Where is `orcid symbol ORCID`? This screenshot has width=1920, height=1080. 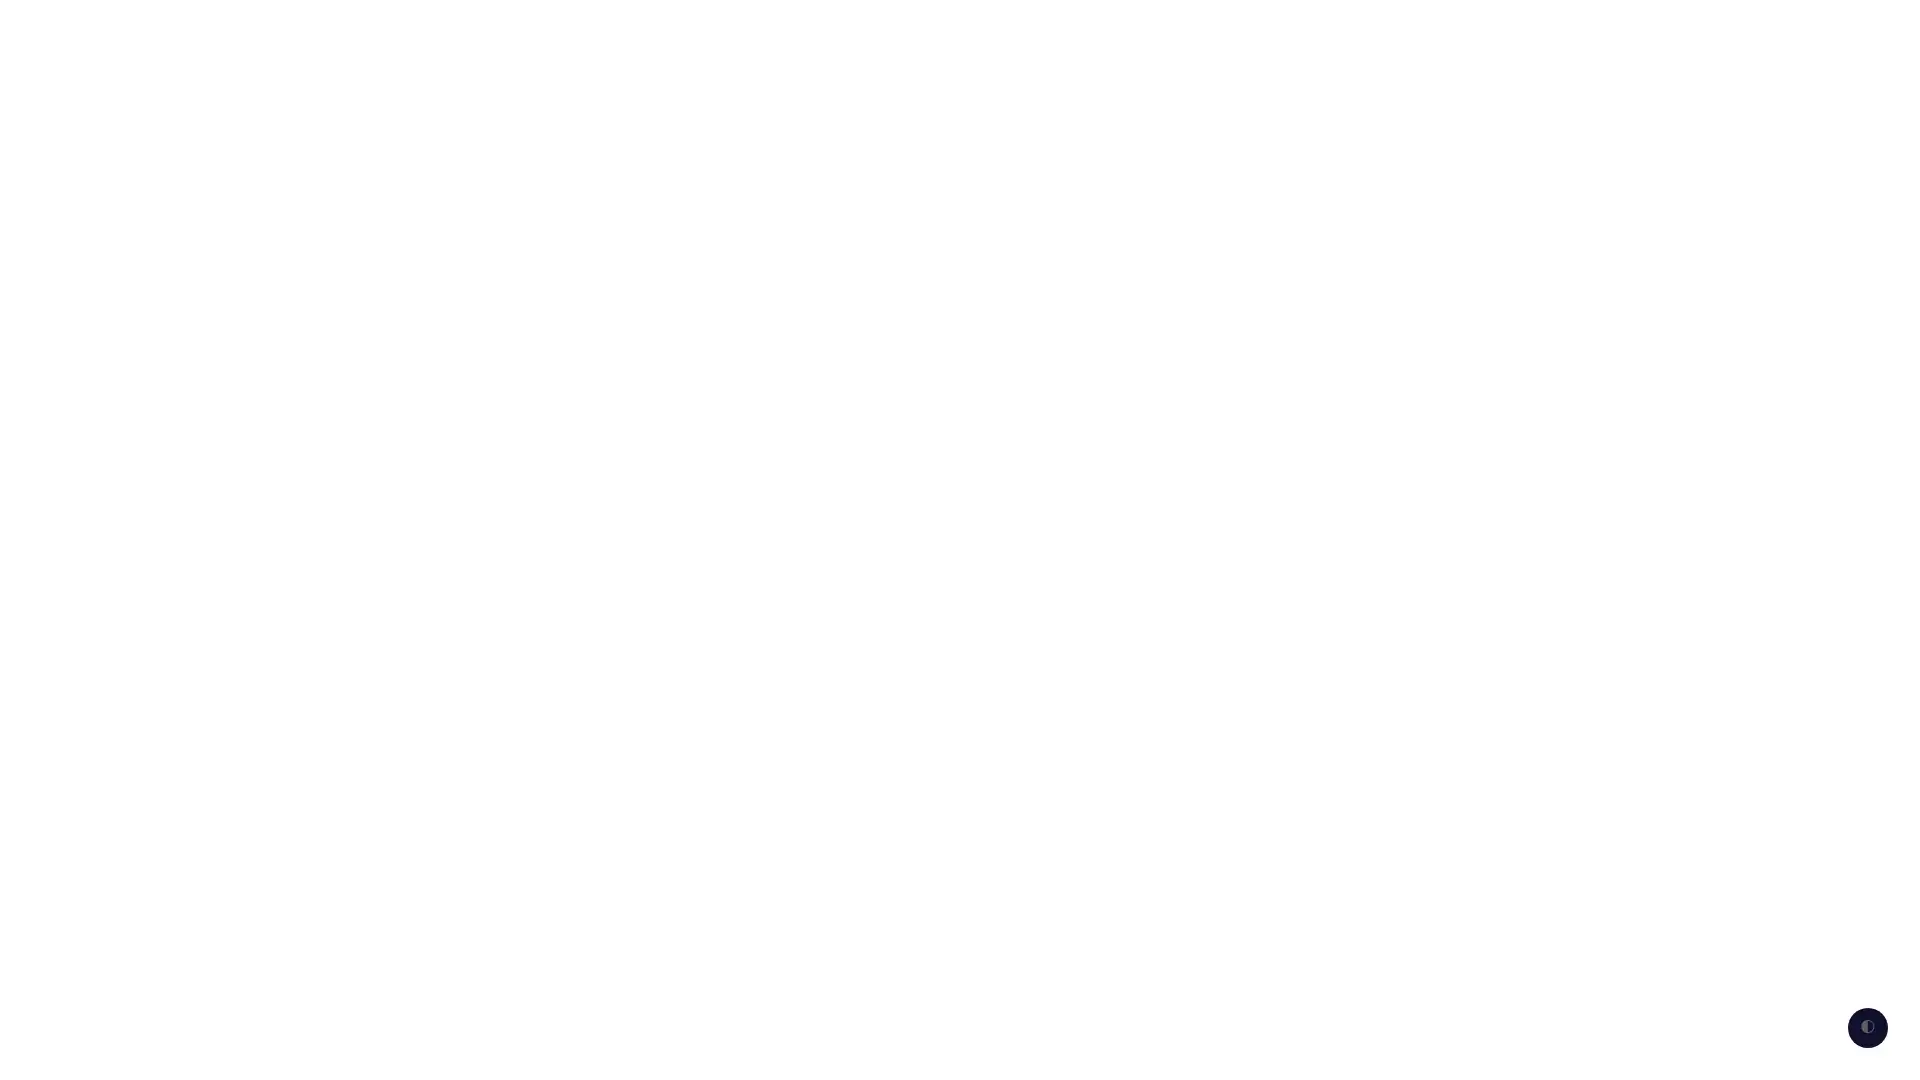 orcid symbol ORCID is located at coordinates (1580, 30).